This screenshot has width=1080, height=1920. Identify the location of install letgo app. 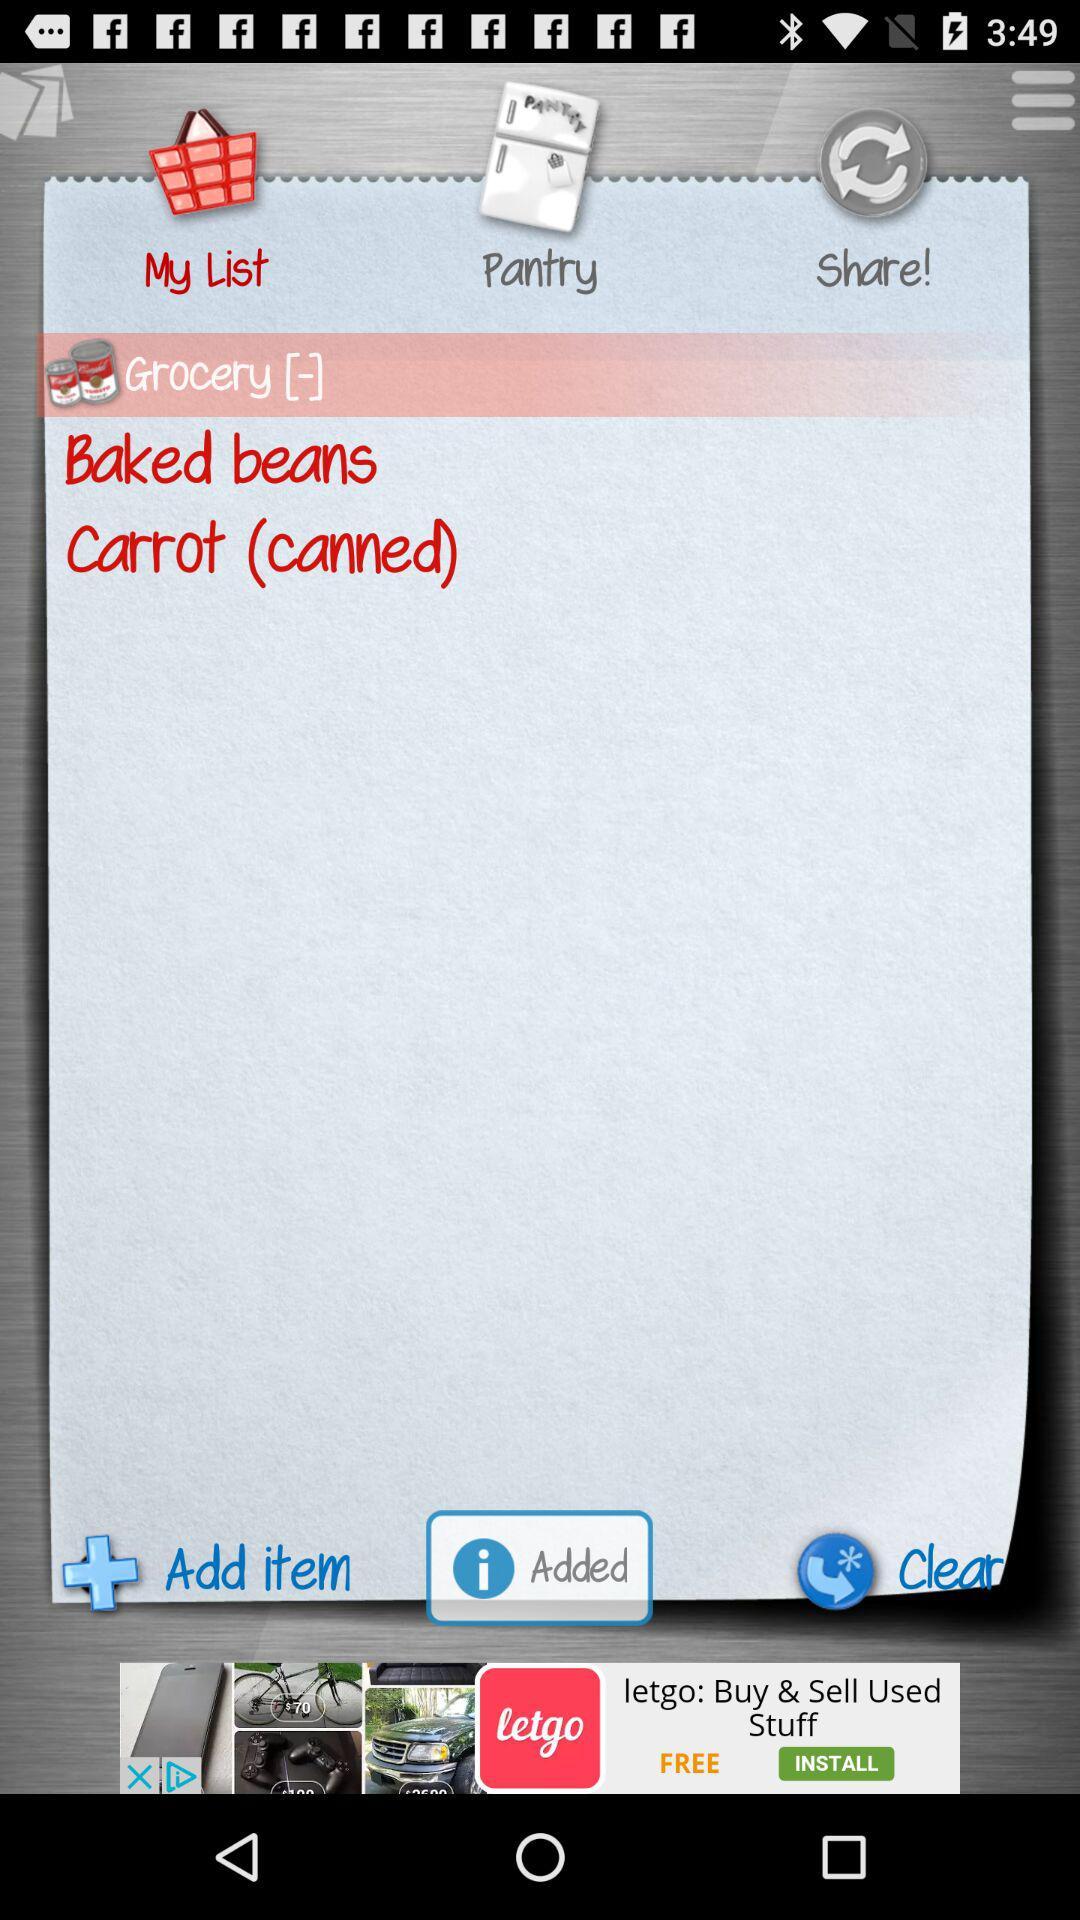
(540, 1727).